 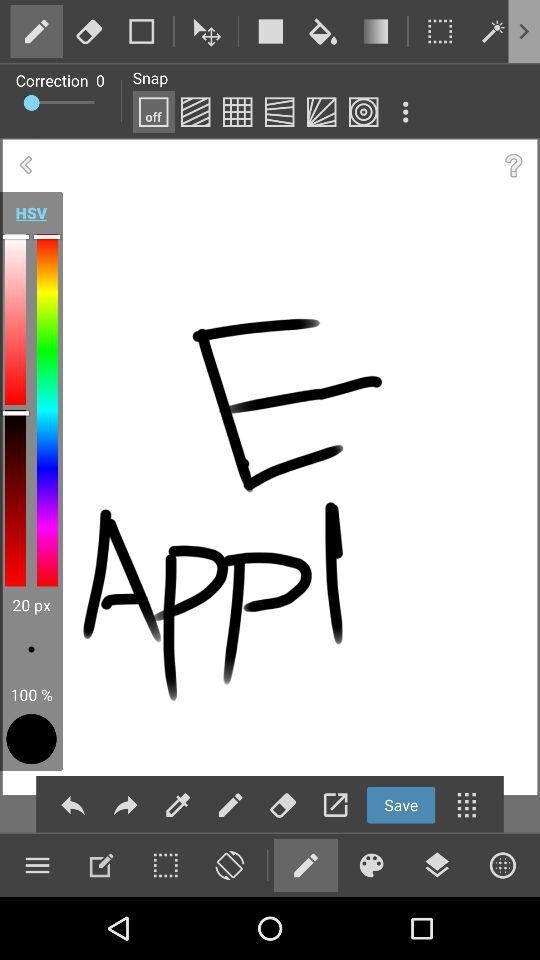 I want to click on the dialpad icon, so click(x=466, y=805).